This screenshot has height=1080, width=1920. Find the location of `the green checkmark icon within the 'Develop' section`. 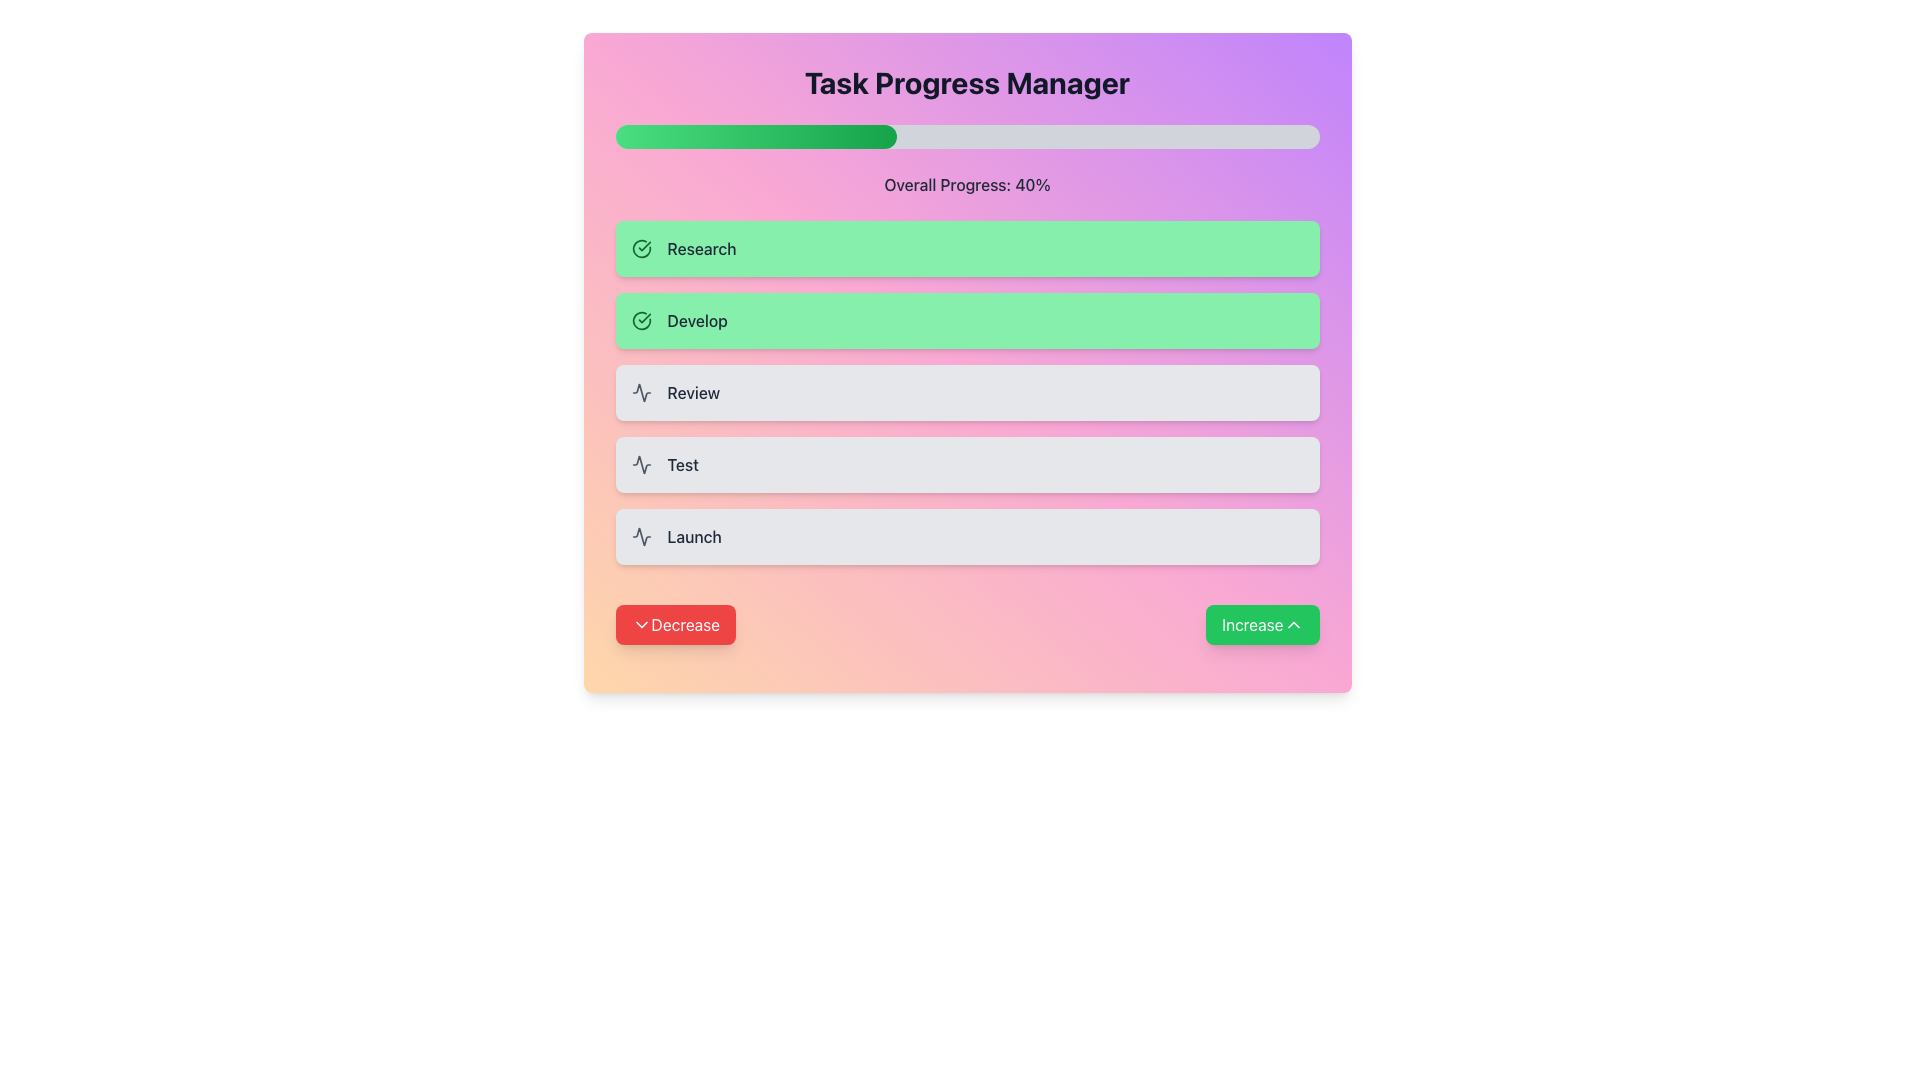

the green checkmark icon within the 'Develop' section is located at coordinates (641, 319).